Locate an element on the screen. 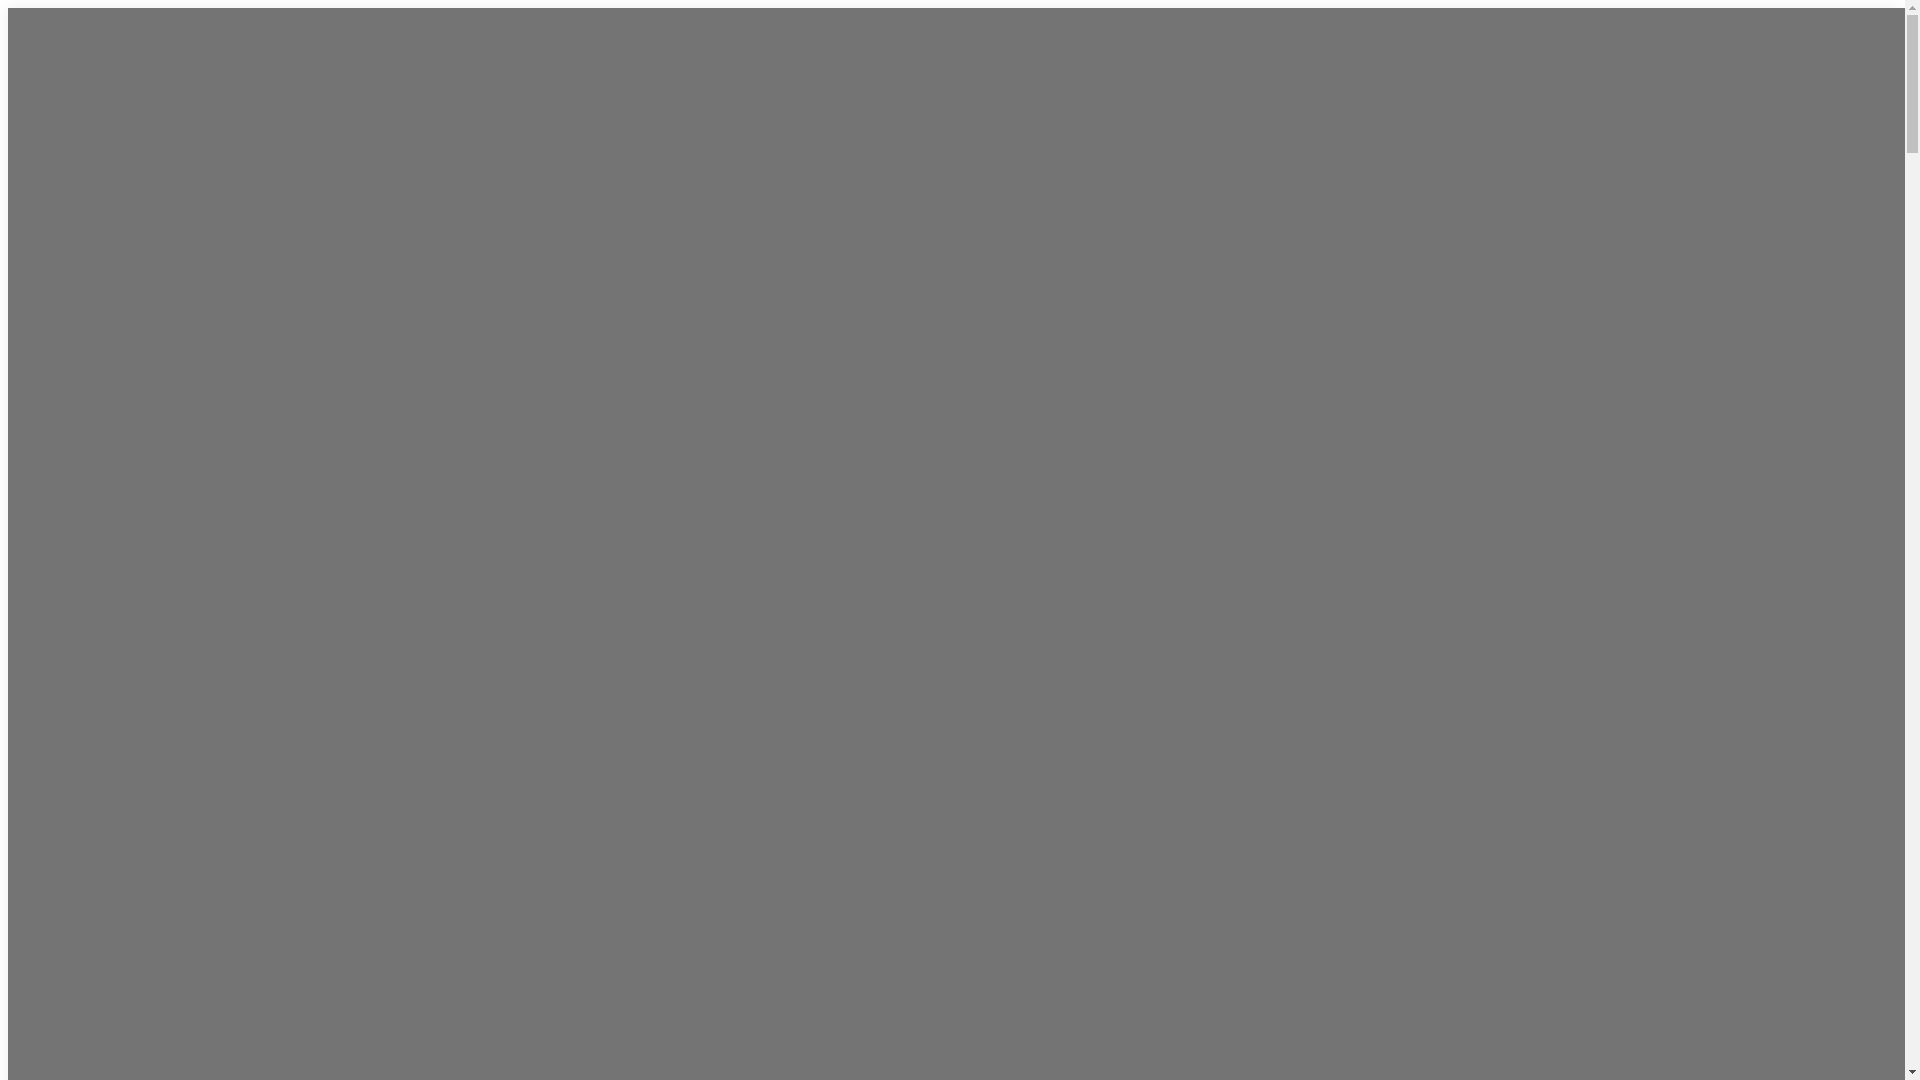 Image resolution: width=1920 pixels, height=1080 pixels. 'reception@honeslawyers.com.au' is located at coordinates (1251, 677).